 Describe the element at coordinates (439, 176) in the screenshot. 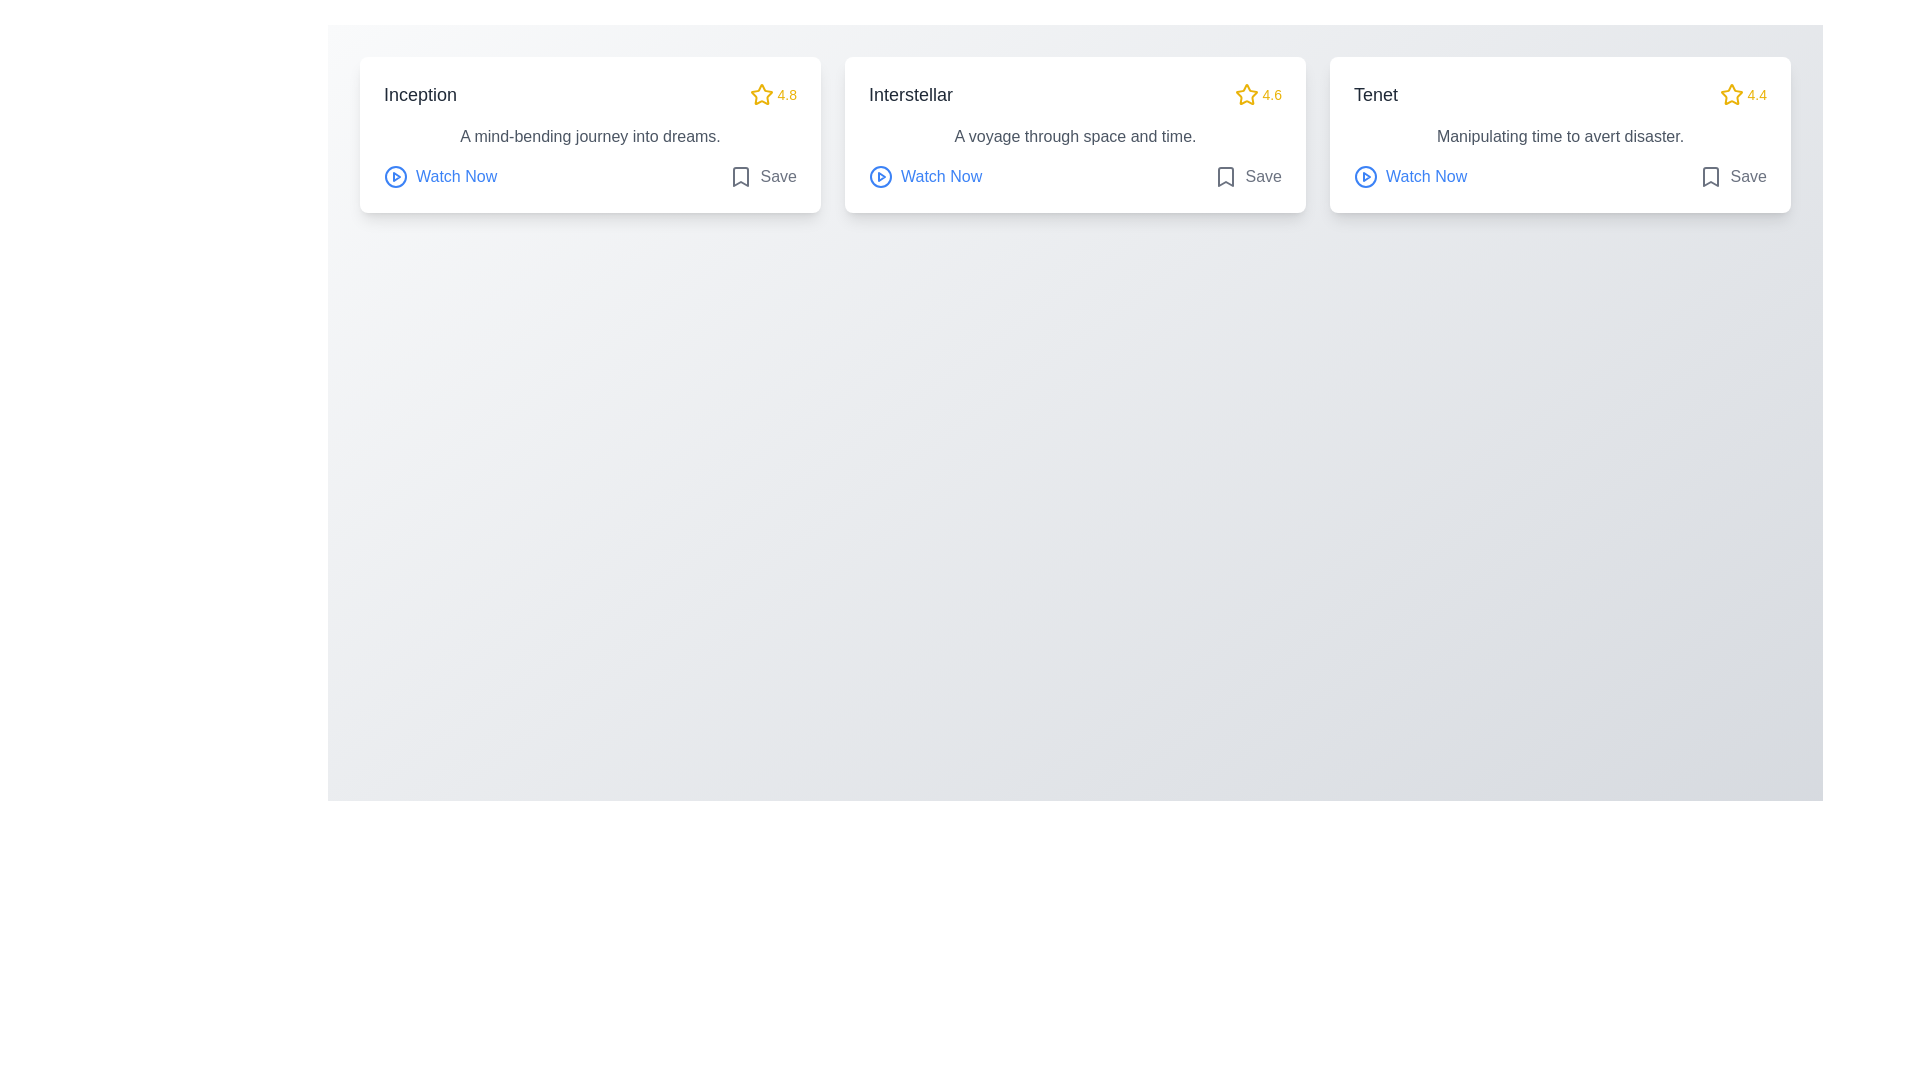

I see `the 'Watch Now' button link, which is styled in blue and is accompanied by a play icon, to initiate media playback` at that location.